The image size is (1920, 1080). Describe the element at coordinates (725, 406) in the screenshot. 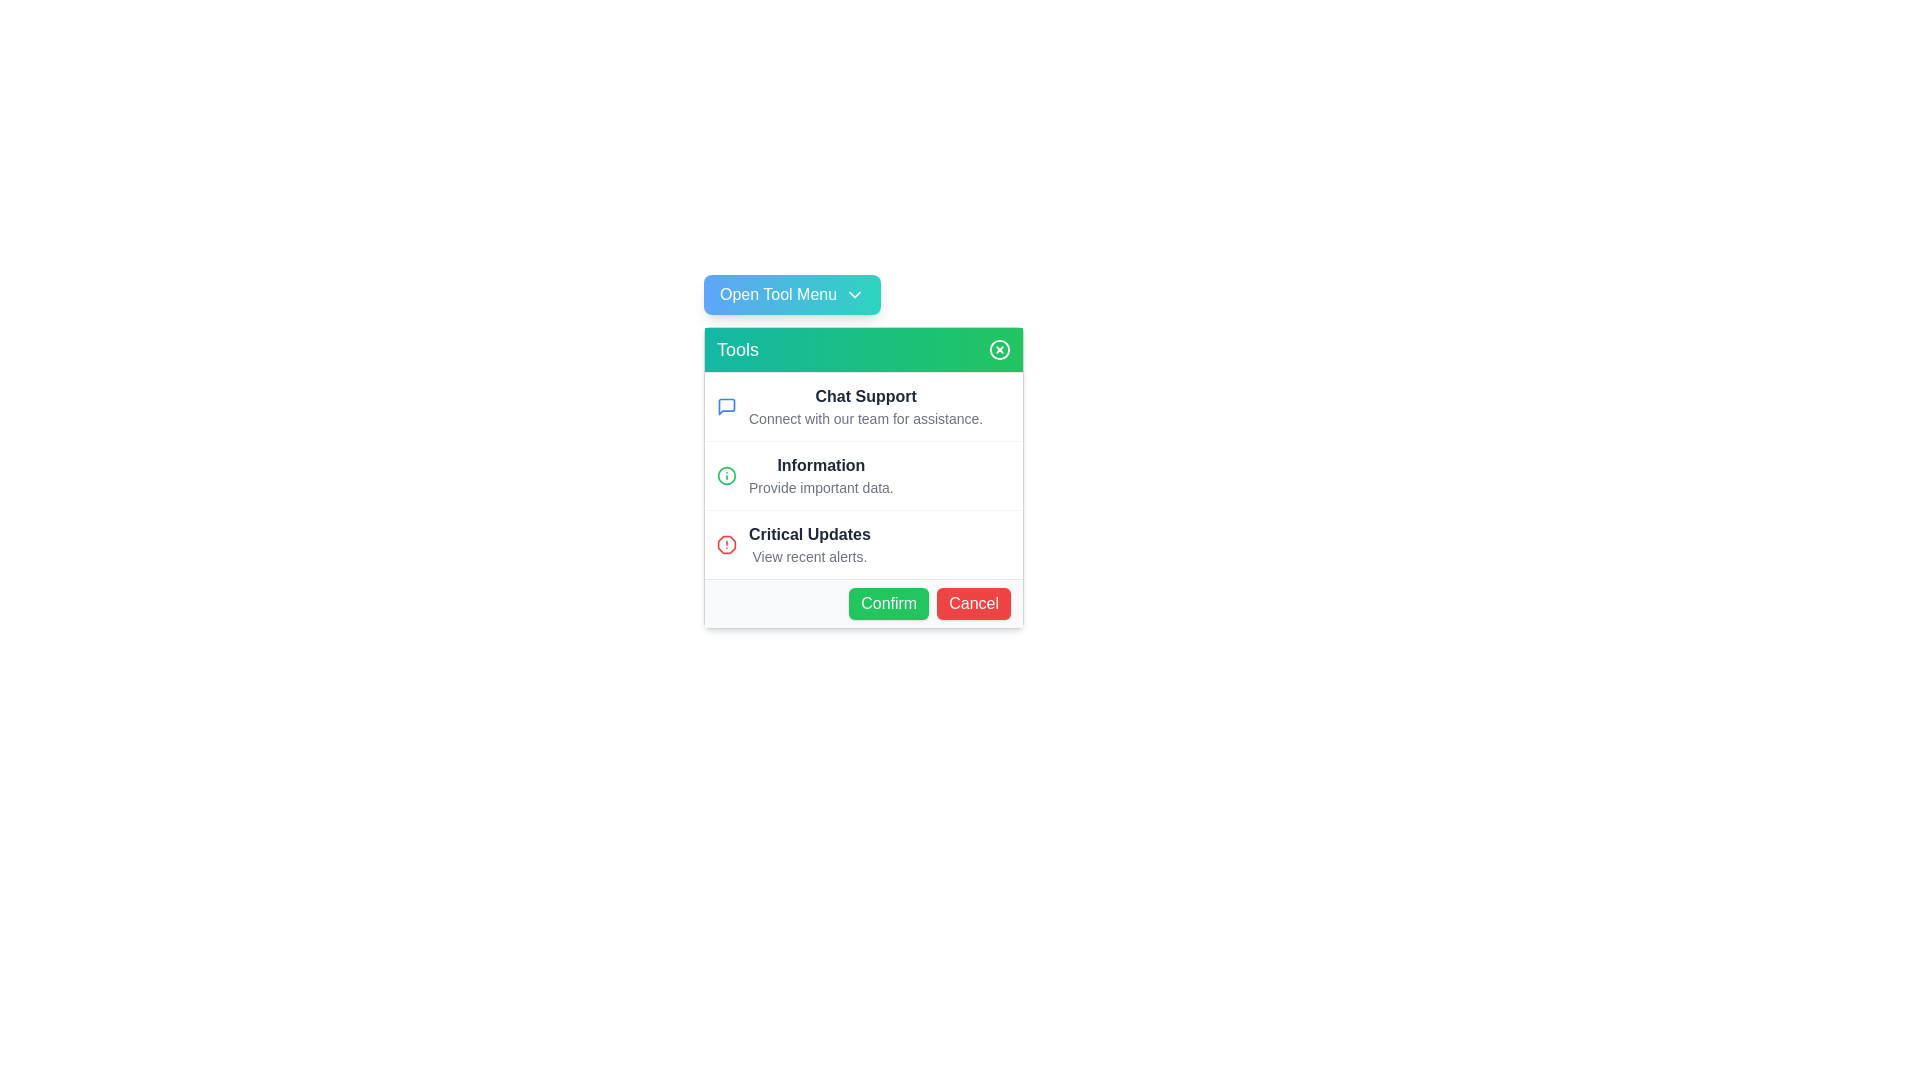

I see `the speech bubble icon, which is an SVG graphic with a blue stroke color, located to the left of the 'Chat Support' item in the vertical list of options` at that location.